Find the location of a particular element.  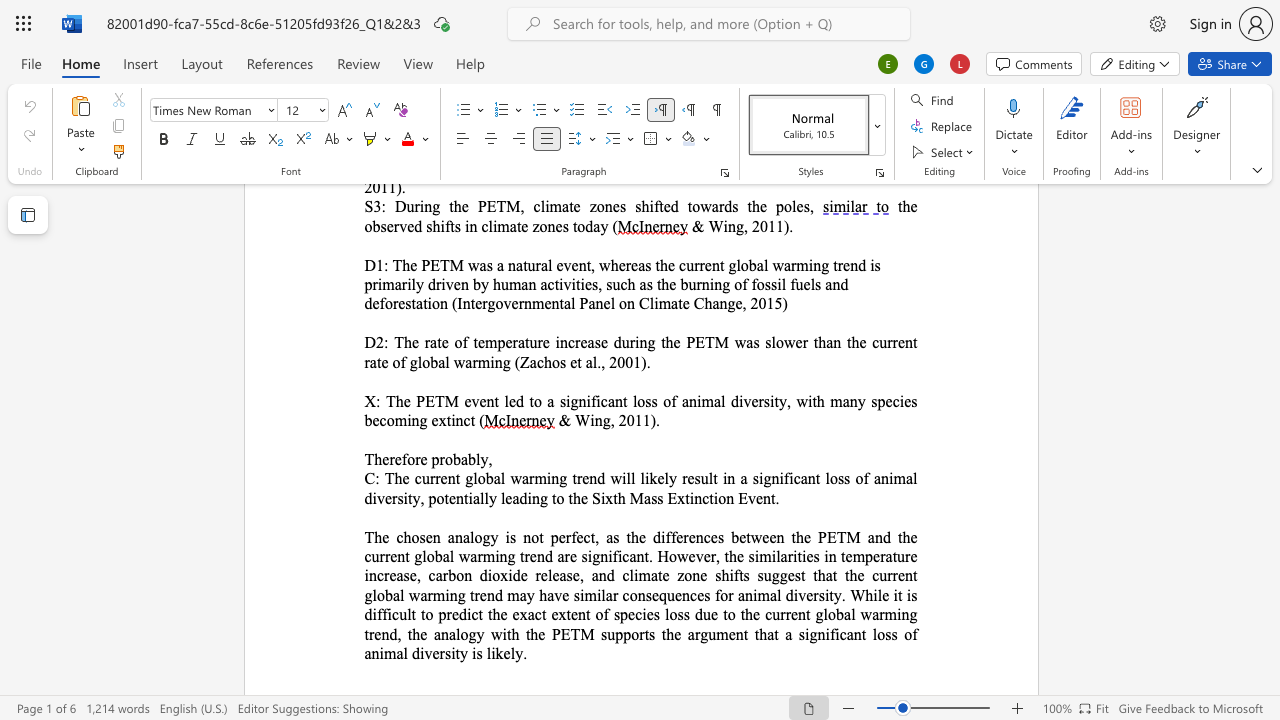

the 2th character "l" in the text is located at coordinates (666, 478).